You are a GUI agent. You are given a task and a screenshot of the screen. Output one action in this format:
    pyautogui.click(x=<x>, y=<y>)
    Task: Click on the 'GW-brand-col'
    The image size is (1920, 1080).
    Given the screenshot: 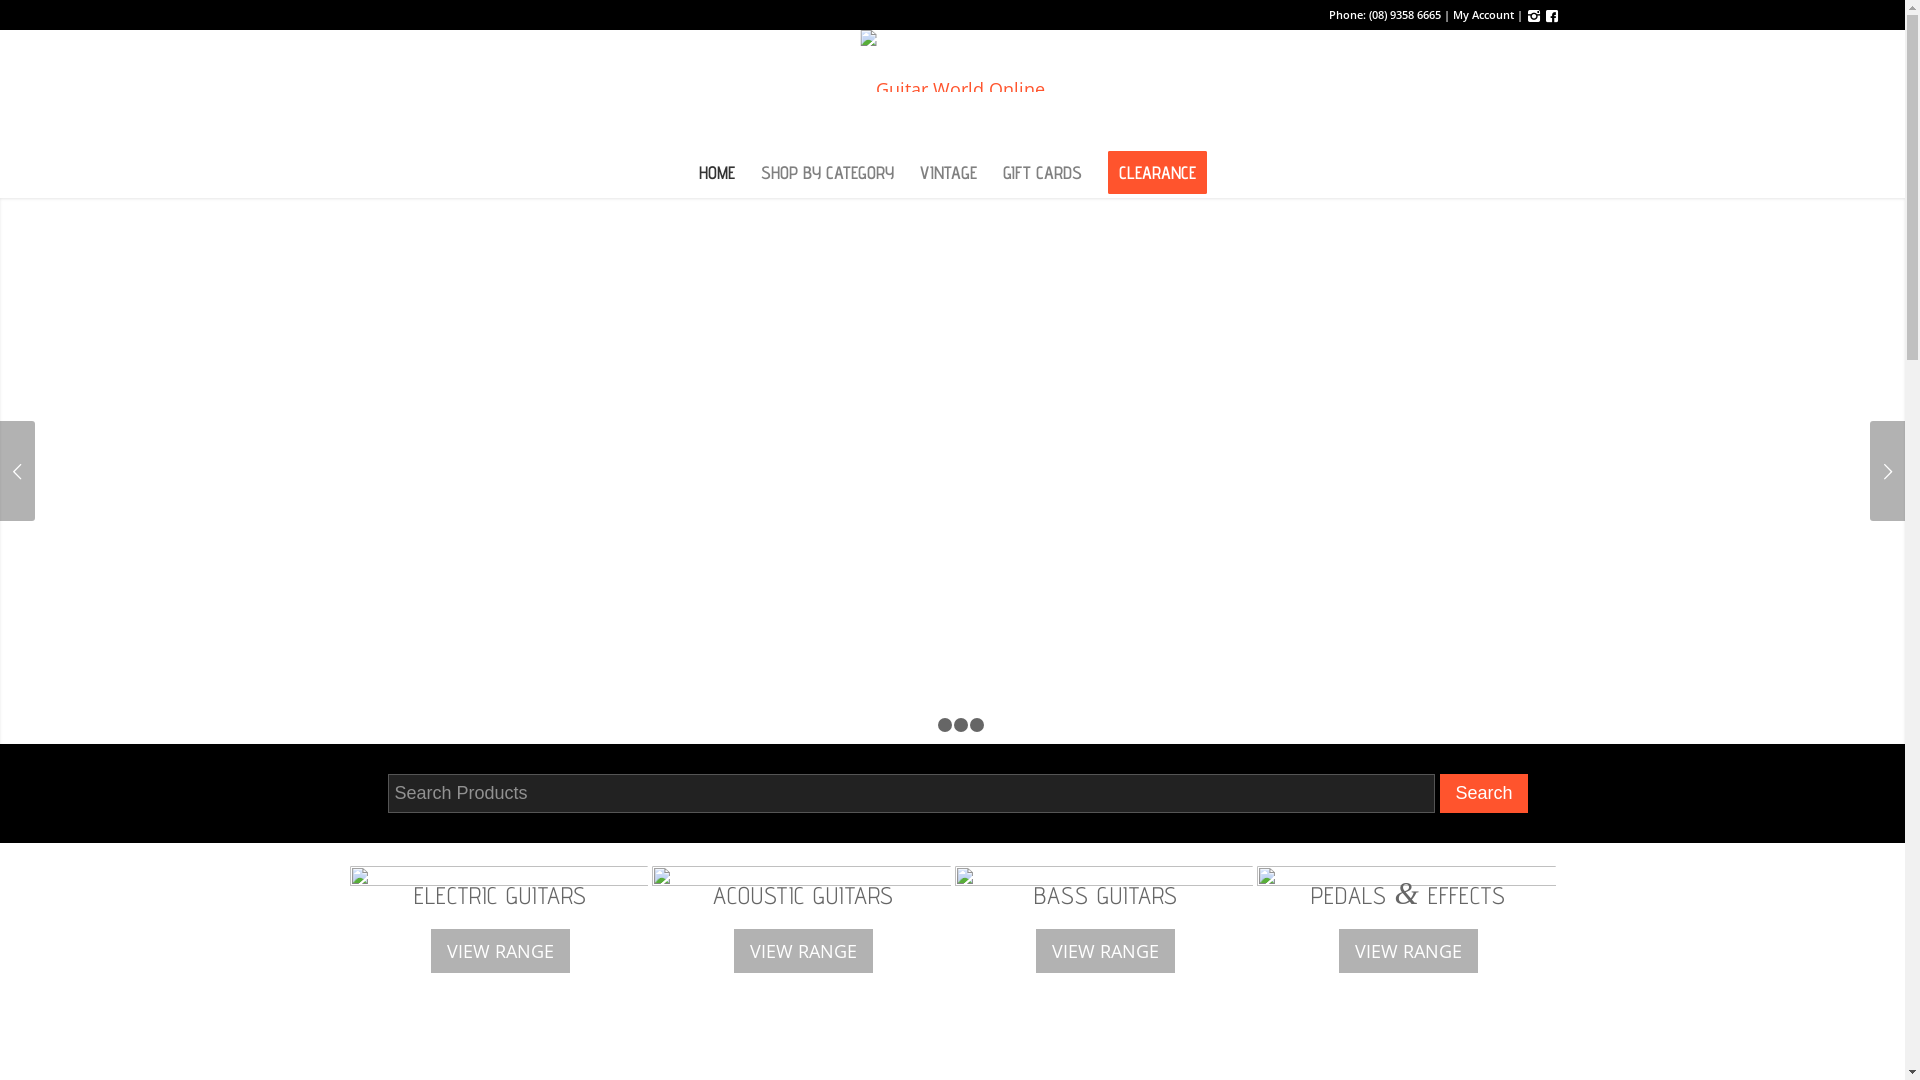 What is the action you would take?
    pyautogui.click(x=951, y=60)
    